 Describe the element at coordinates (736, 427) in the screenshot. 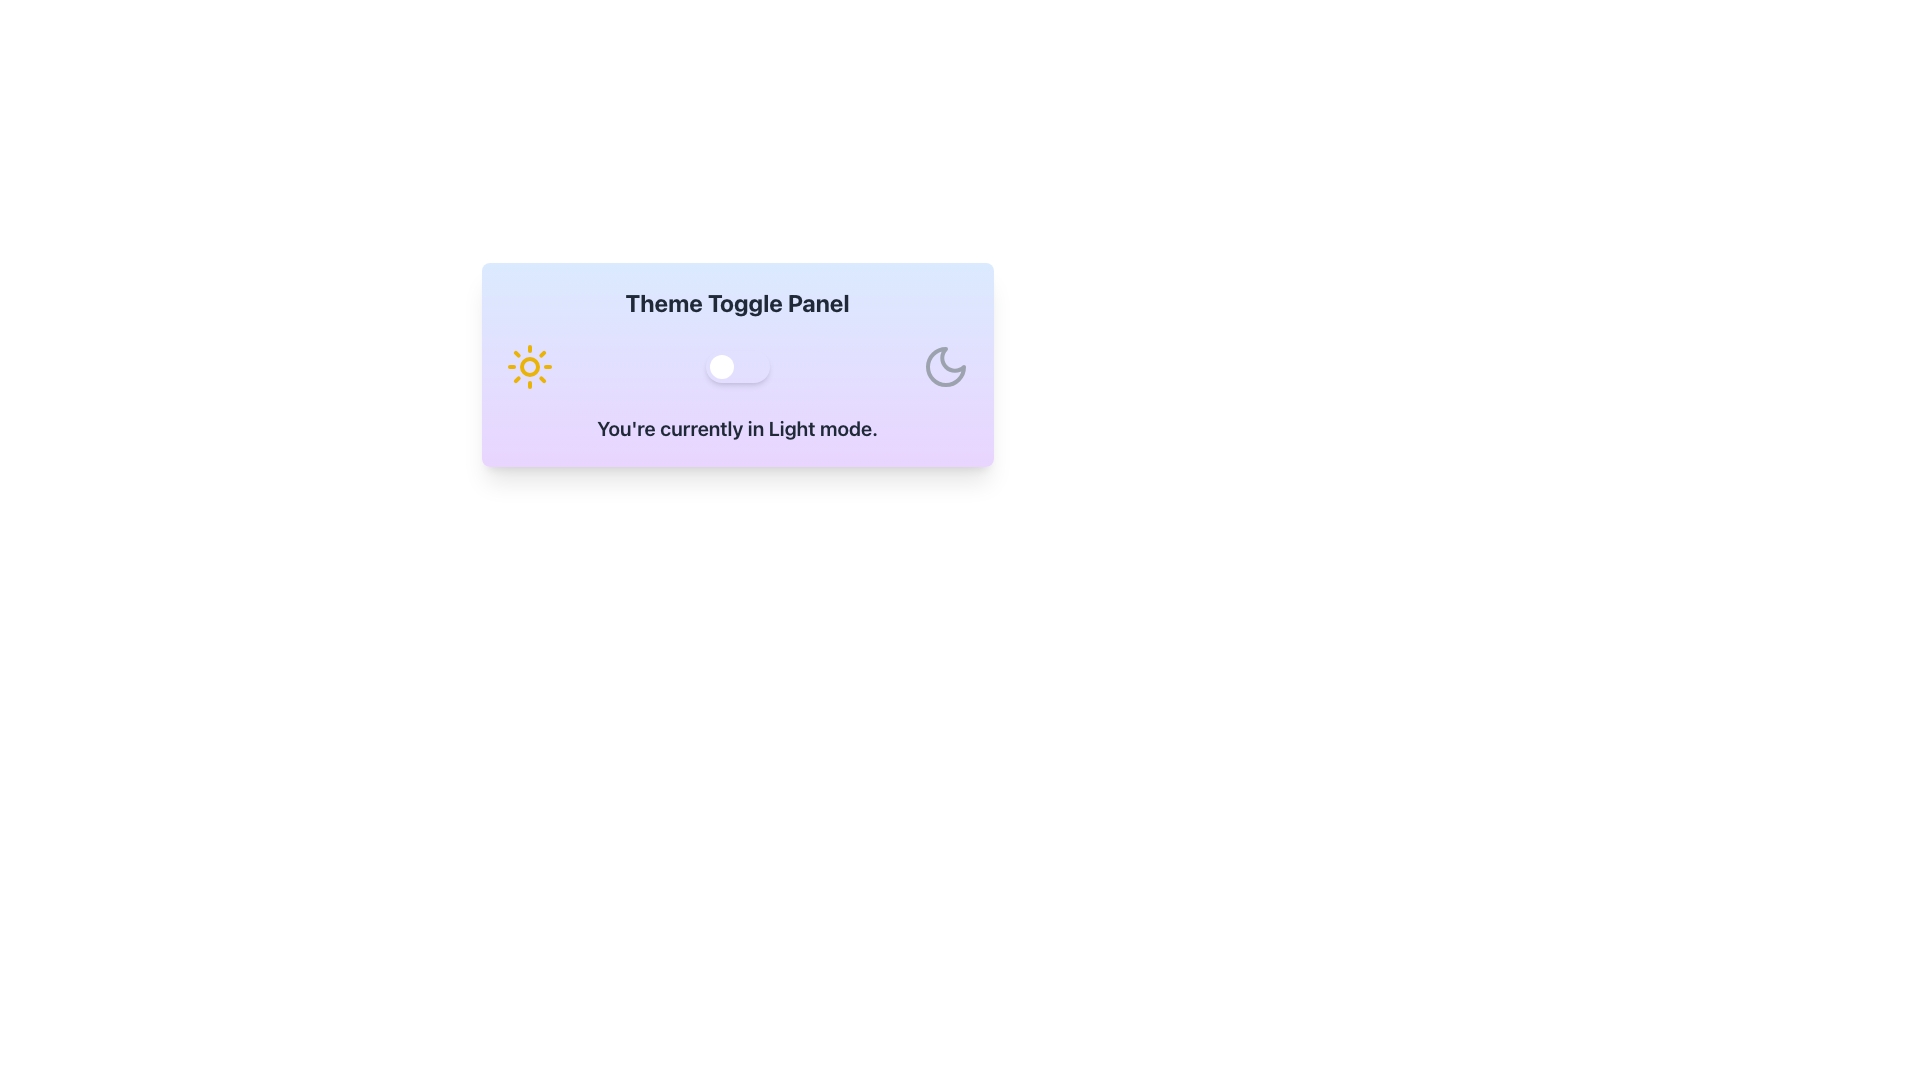

I see `the Text Display that indicates the current theme setting (Light mode) located at the bottom of the Theme Toggle Panel, beneath the toggle switch with sun and moon icons` at that location.